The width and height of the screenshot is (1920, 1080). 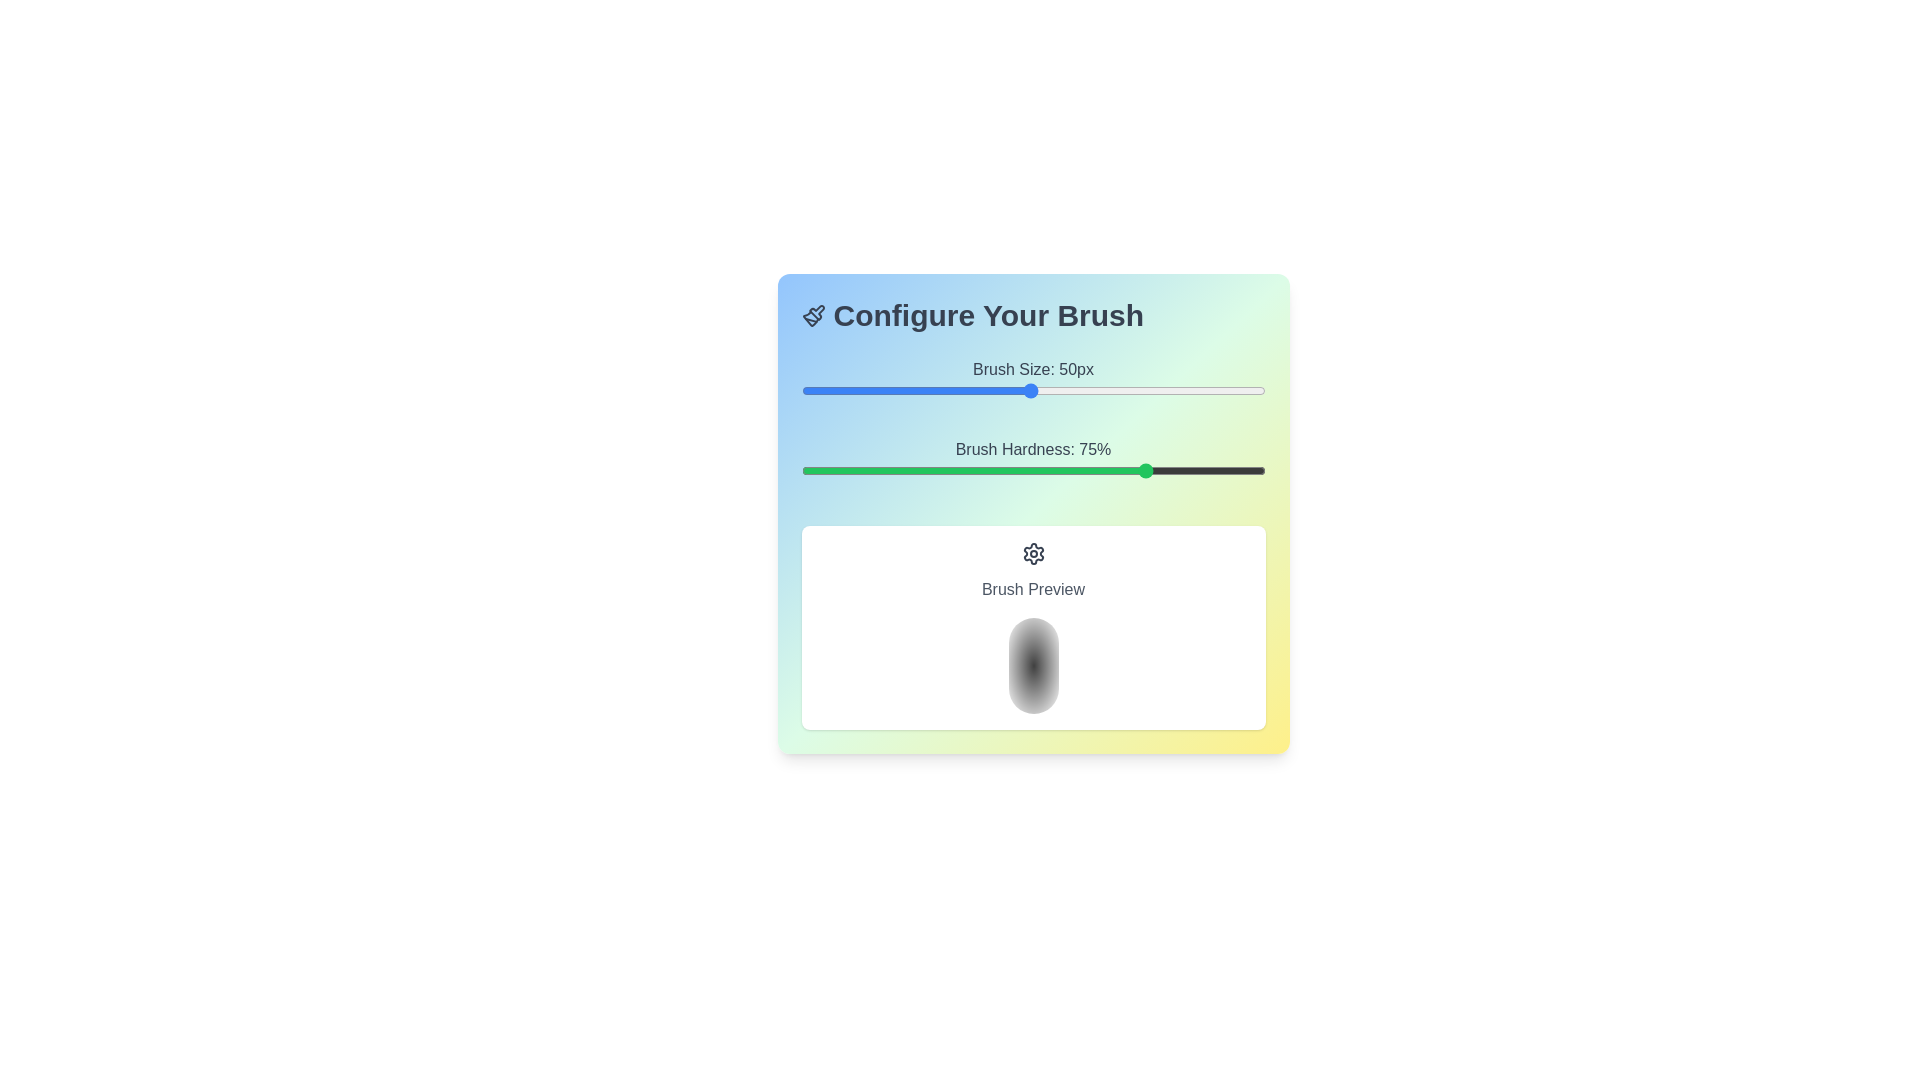 What do you see at coordinates (1241, 390) in the screenshot?
I see `the brush size to 95 by interacting with the slider` at bounding box center [1241, 390].